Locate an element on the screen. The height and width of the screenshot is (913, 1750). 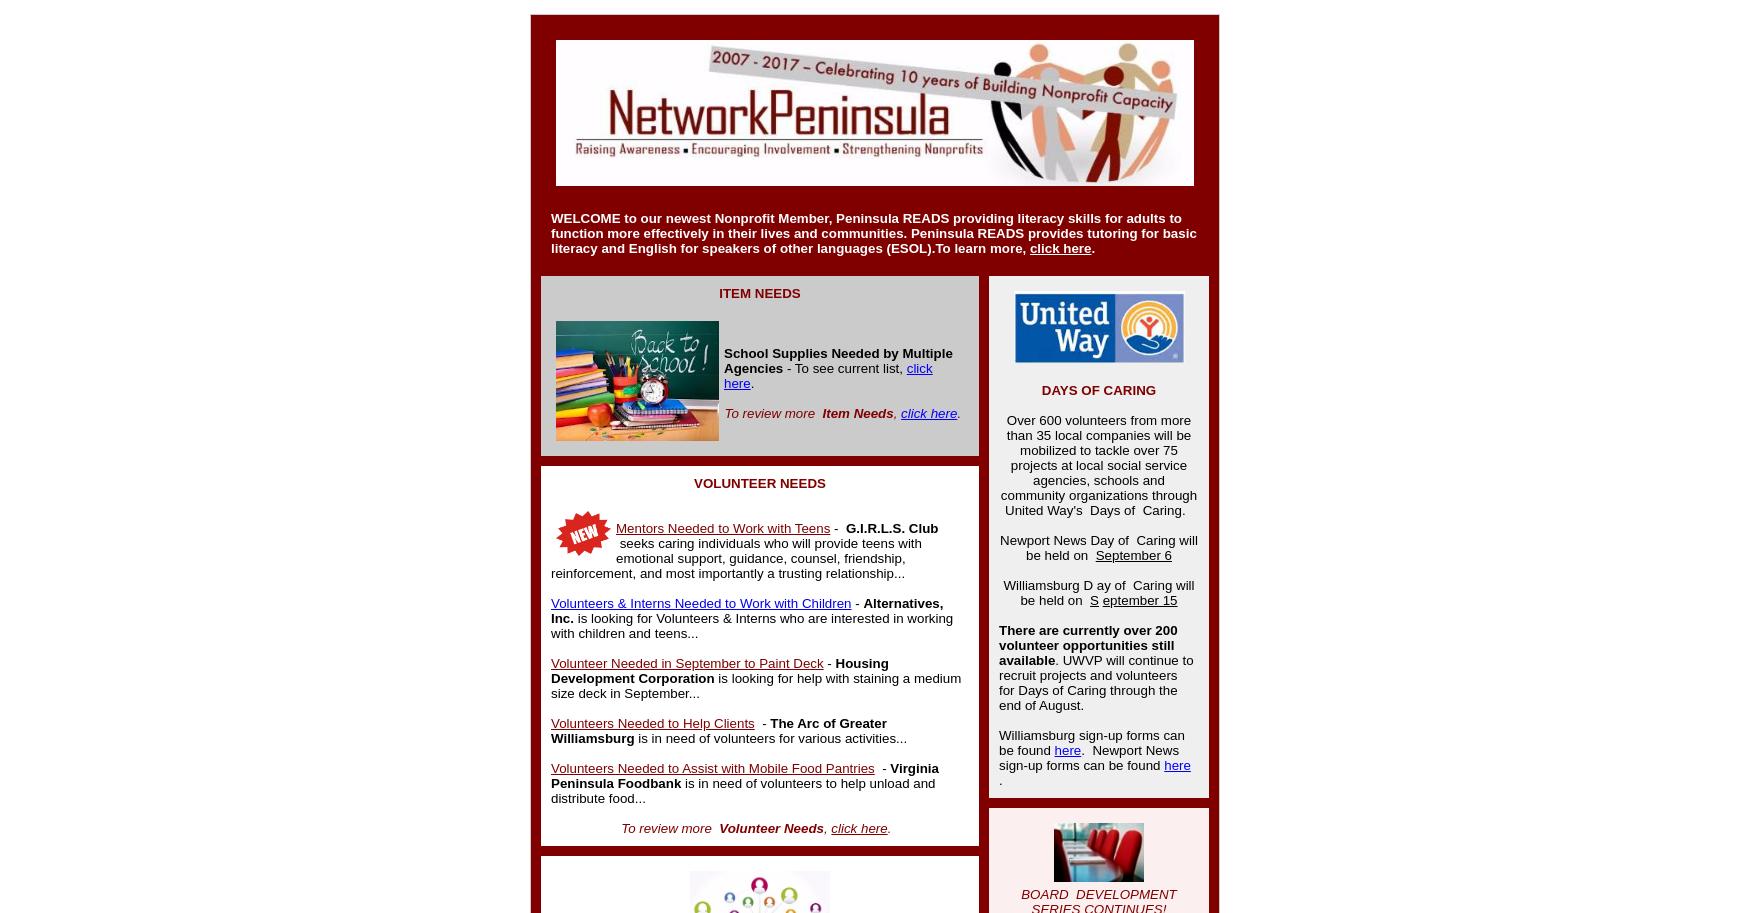
'There are currently over 200 volunteer opportunities still available' is located at coordinates (1087, 644).